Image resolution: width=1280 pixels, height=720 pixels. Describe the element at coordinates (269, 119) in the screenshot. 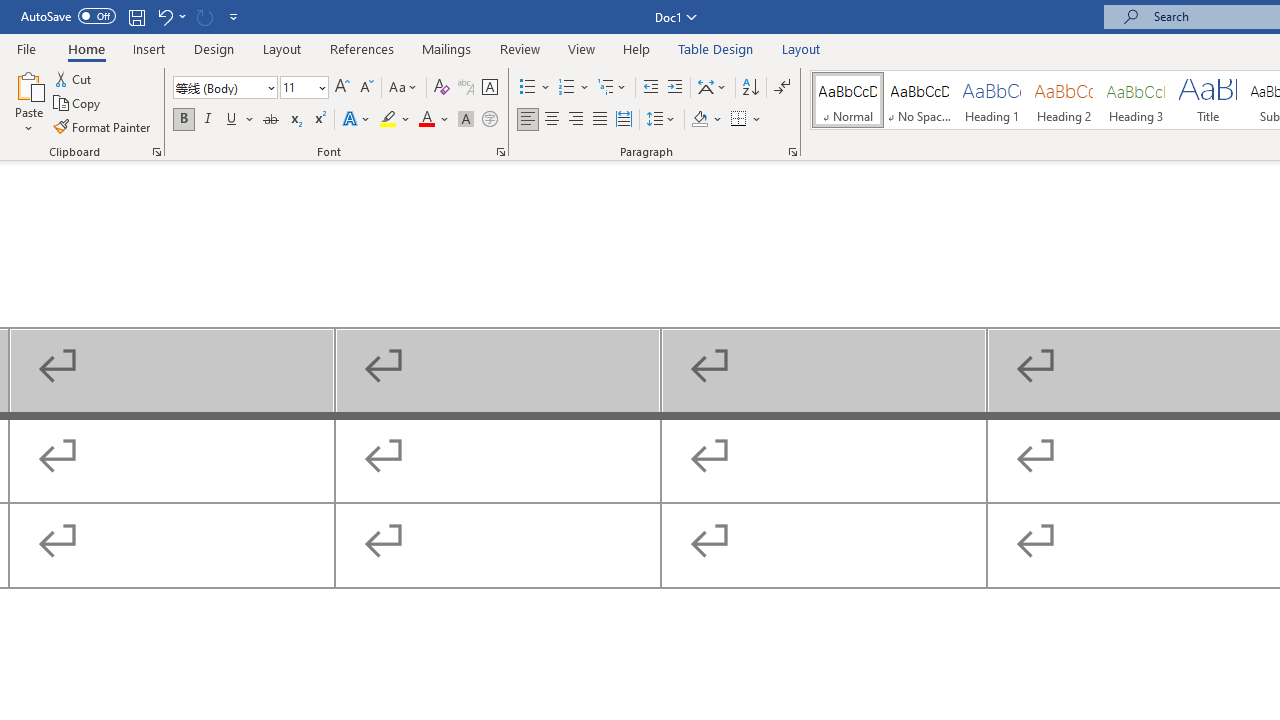

I see `'Strikethrough'` at that location.